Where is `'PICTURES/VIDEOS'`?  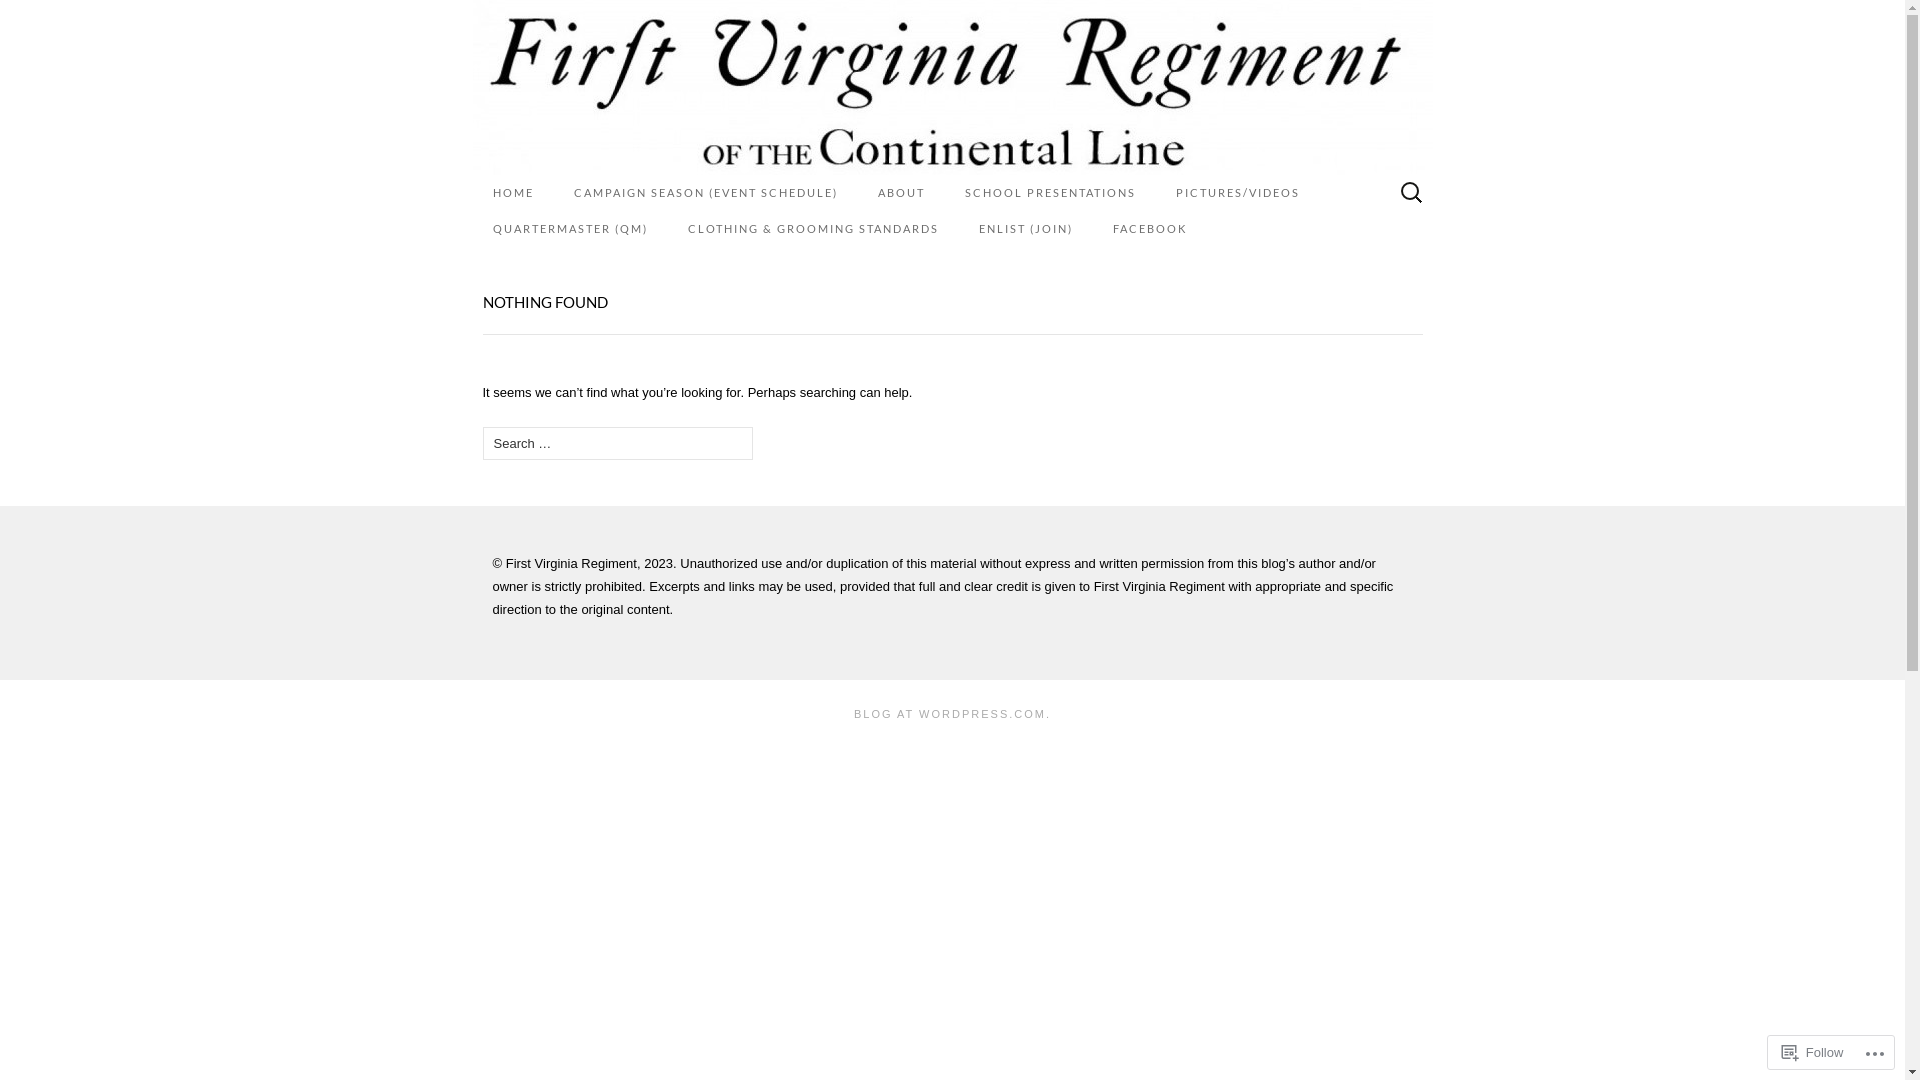 'PICTURES/VIDEOS' is located at coordinates (1237, 192).